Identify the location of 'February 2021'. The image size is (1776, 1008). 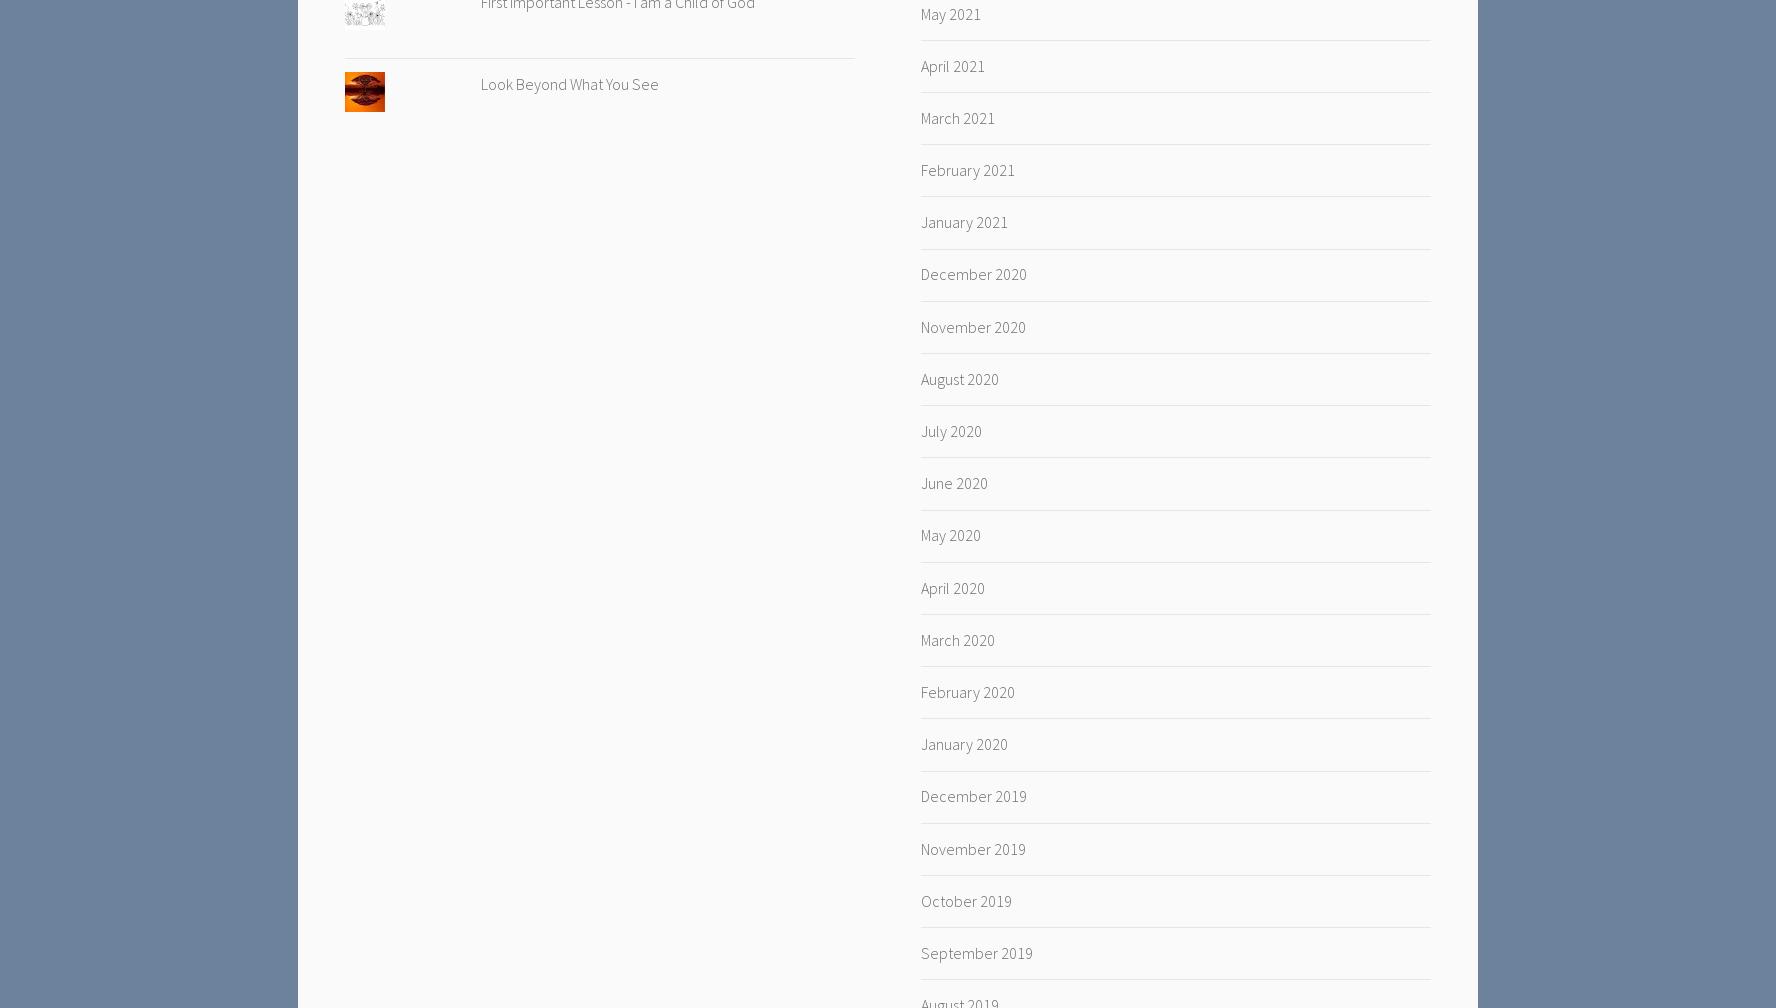
(967, 170).